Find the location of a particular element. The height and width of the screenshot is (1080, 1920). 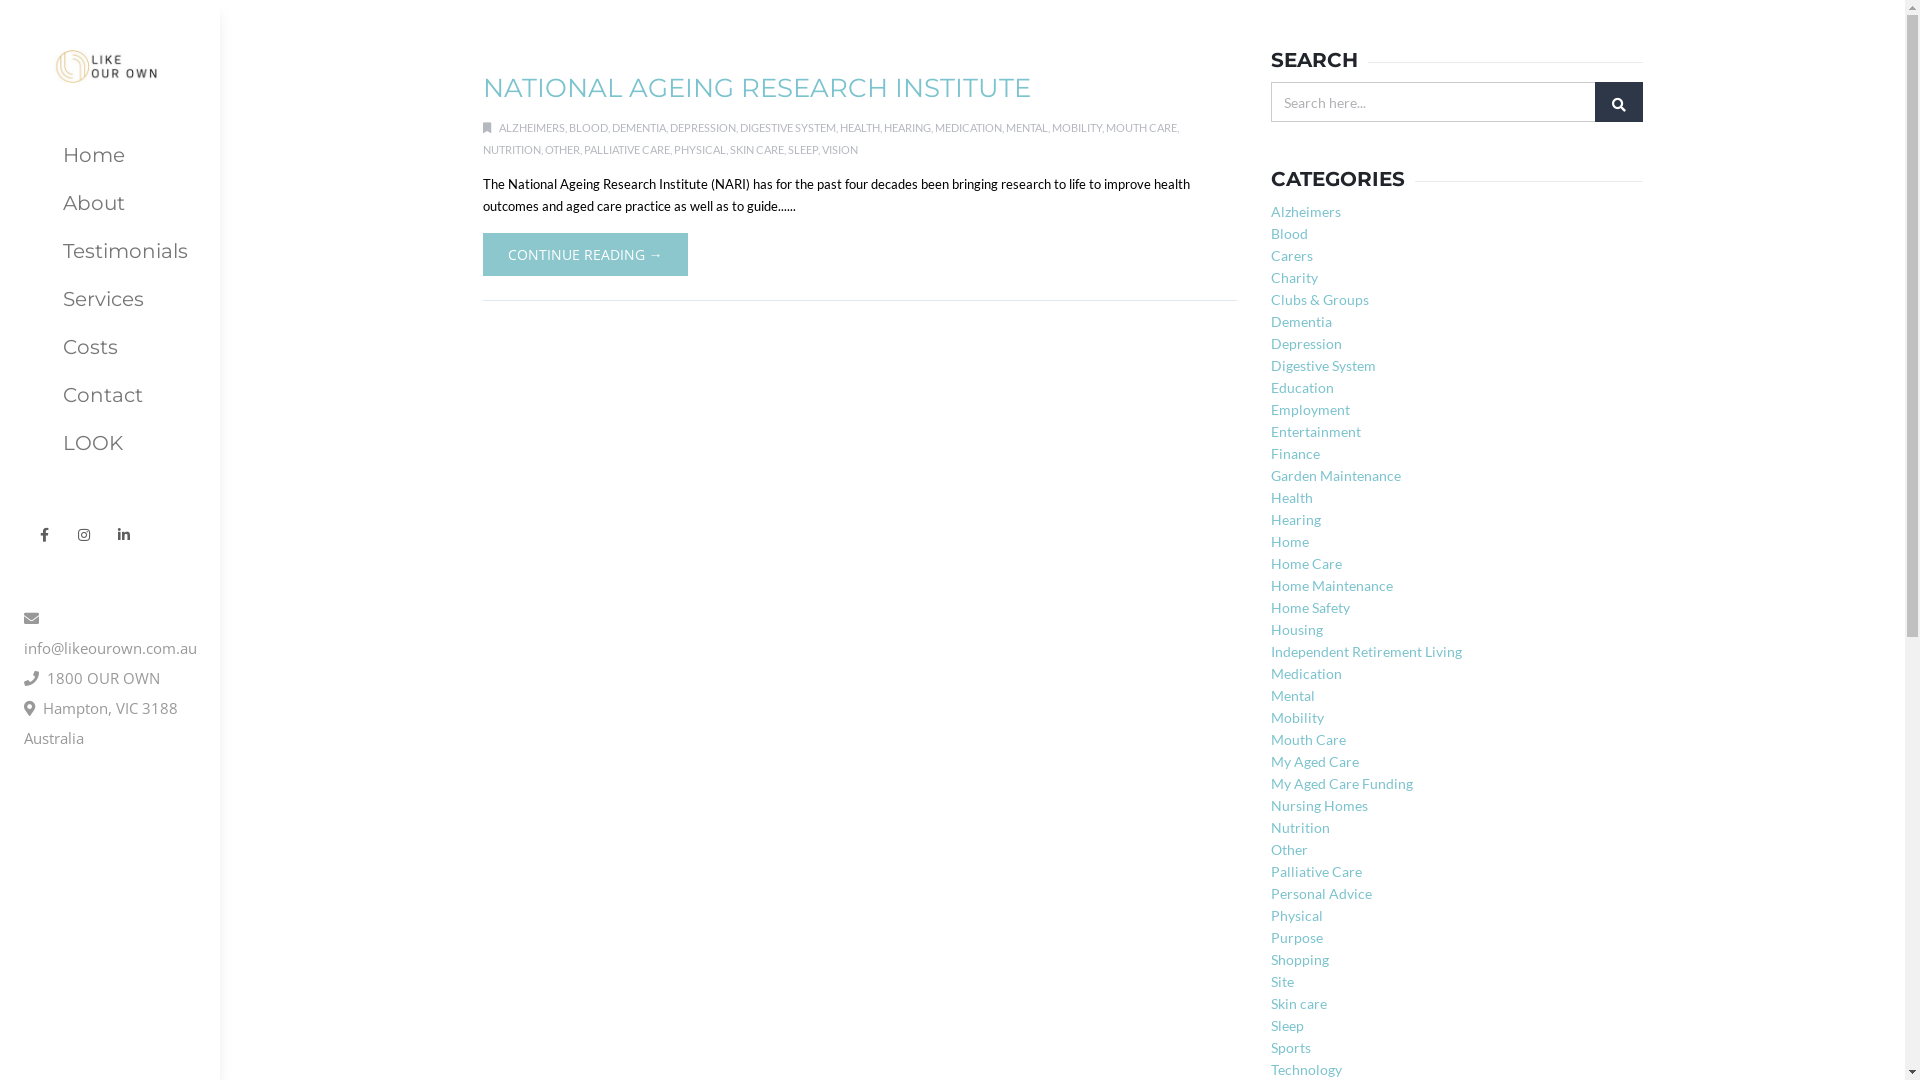

'PHYSICAL' is located at coordinates (700, 147).